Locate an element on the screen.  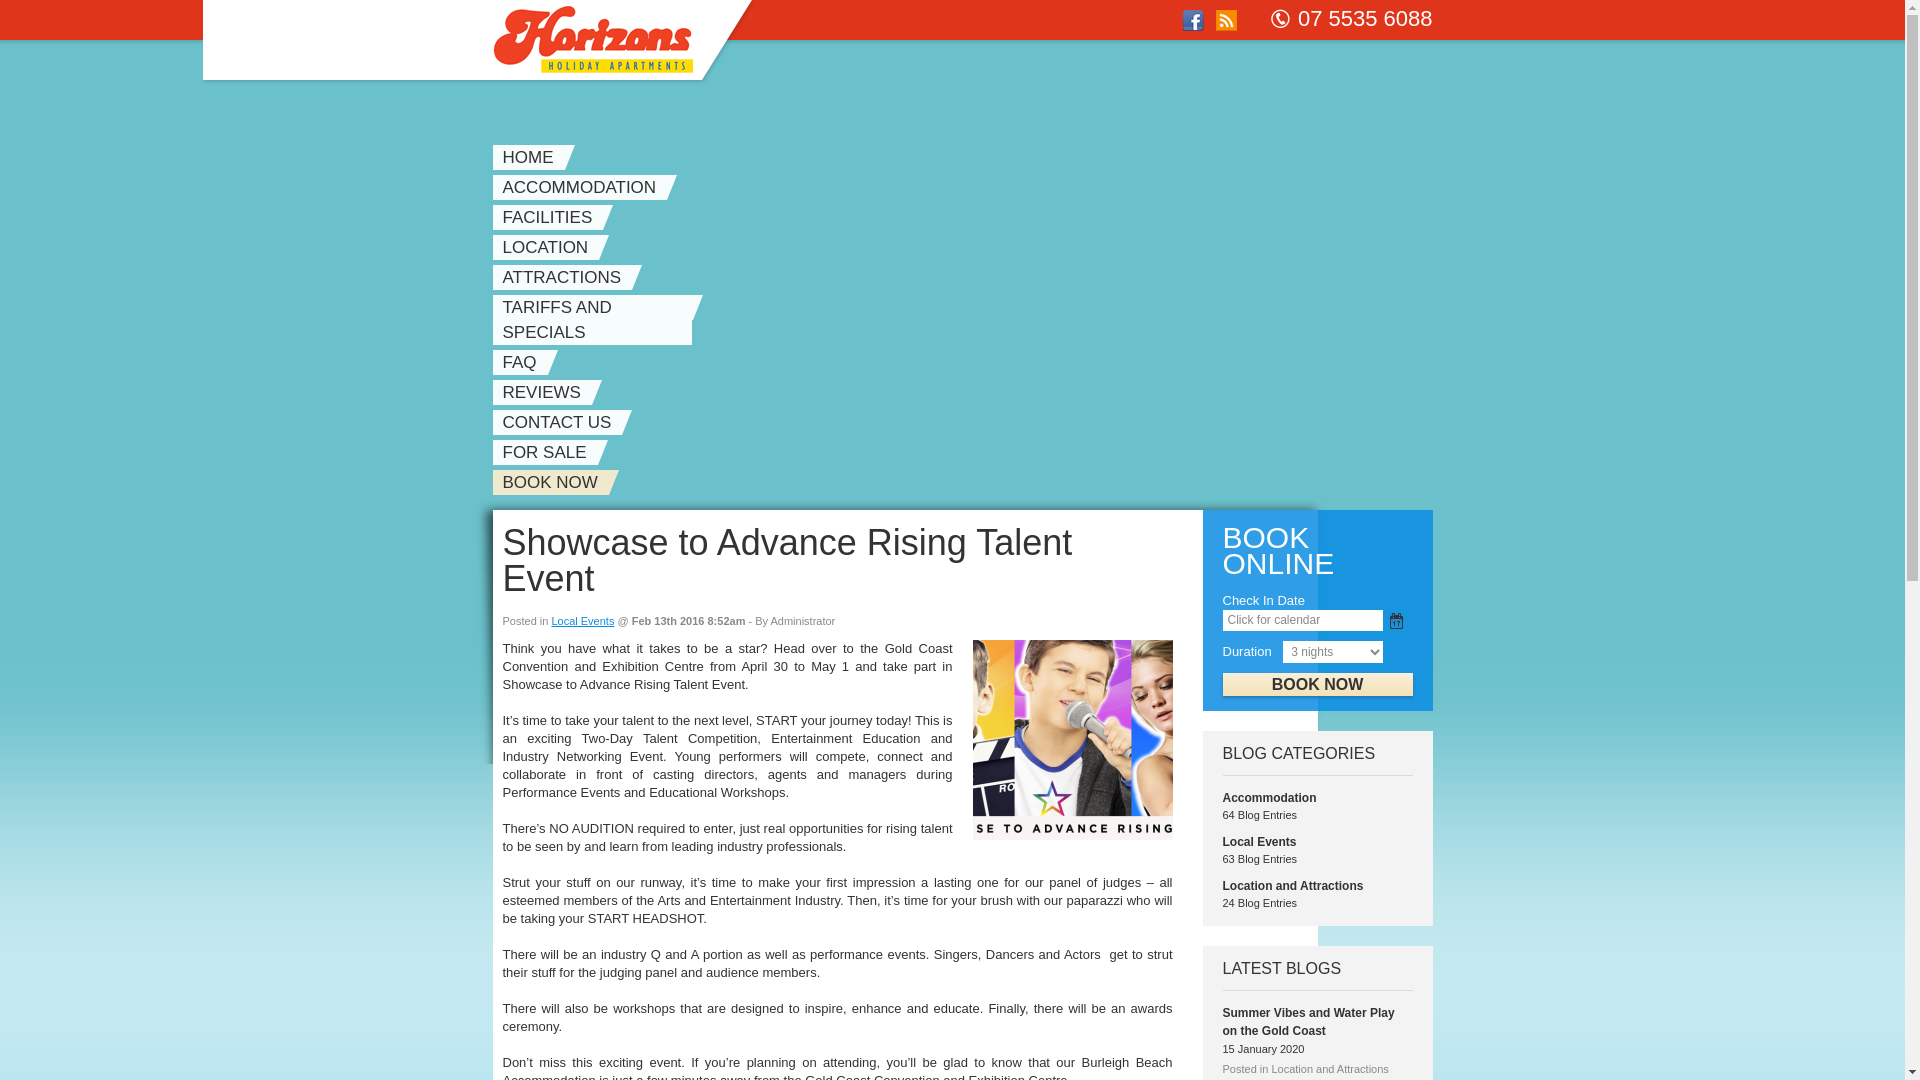
'FACILITIES' is located at coordinates (552, 217).